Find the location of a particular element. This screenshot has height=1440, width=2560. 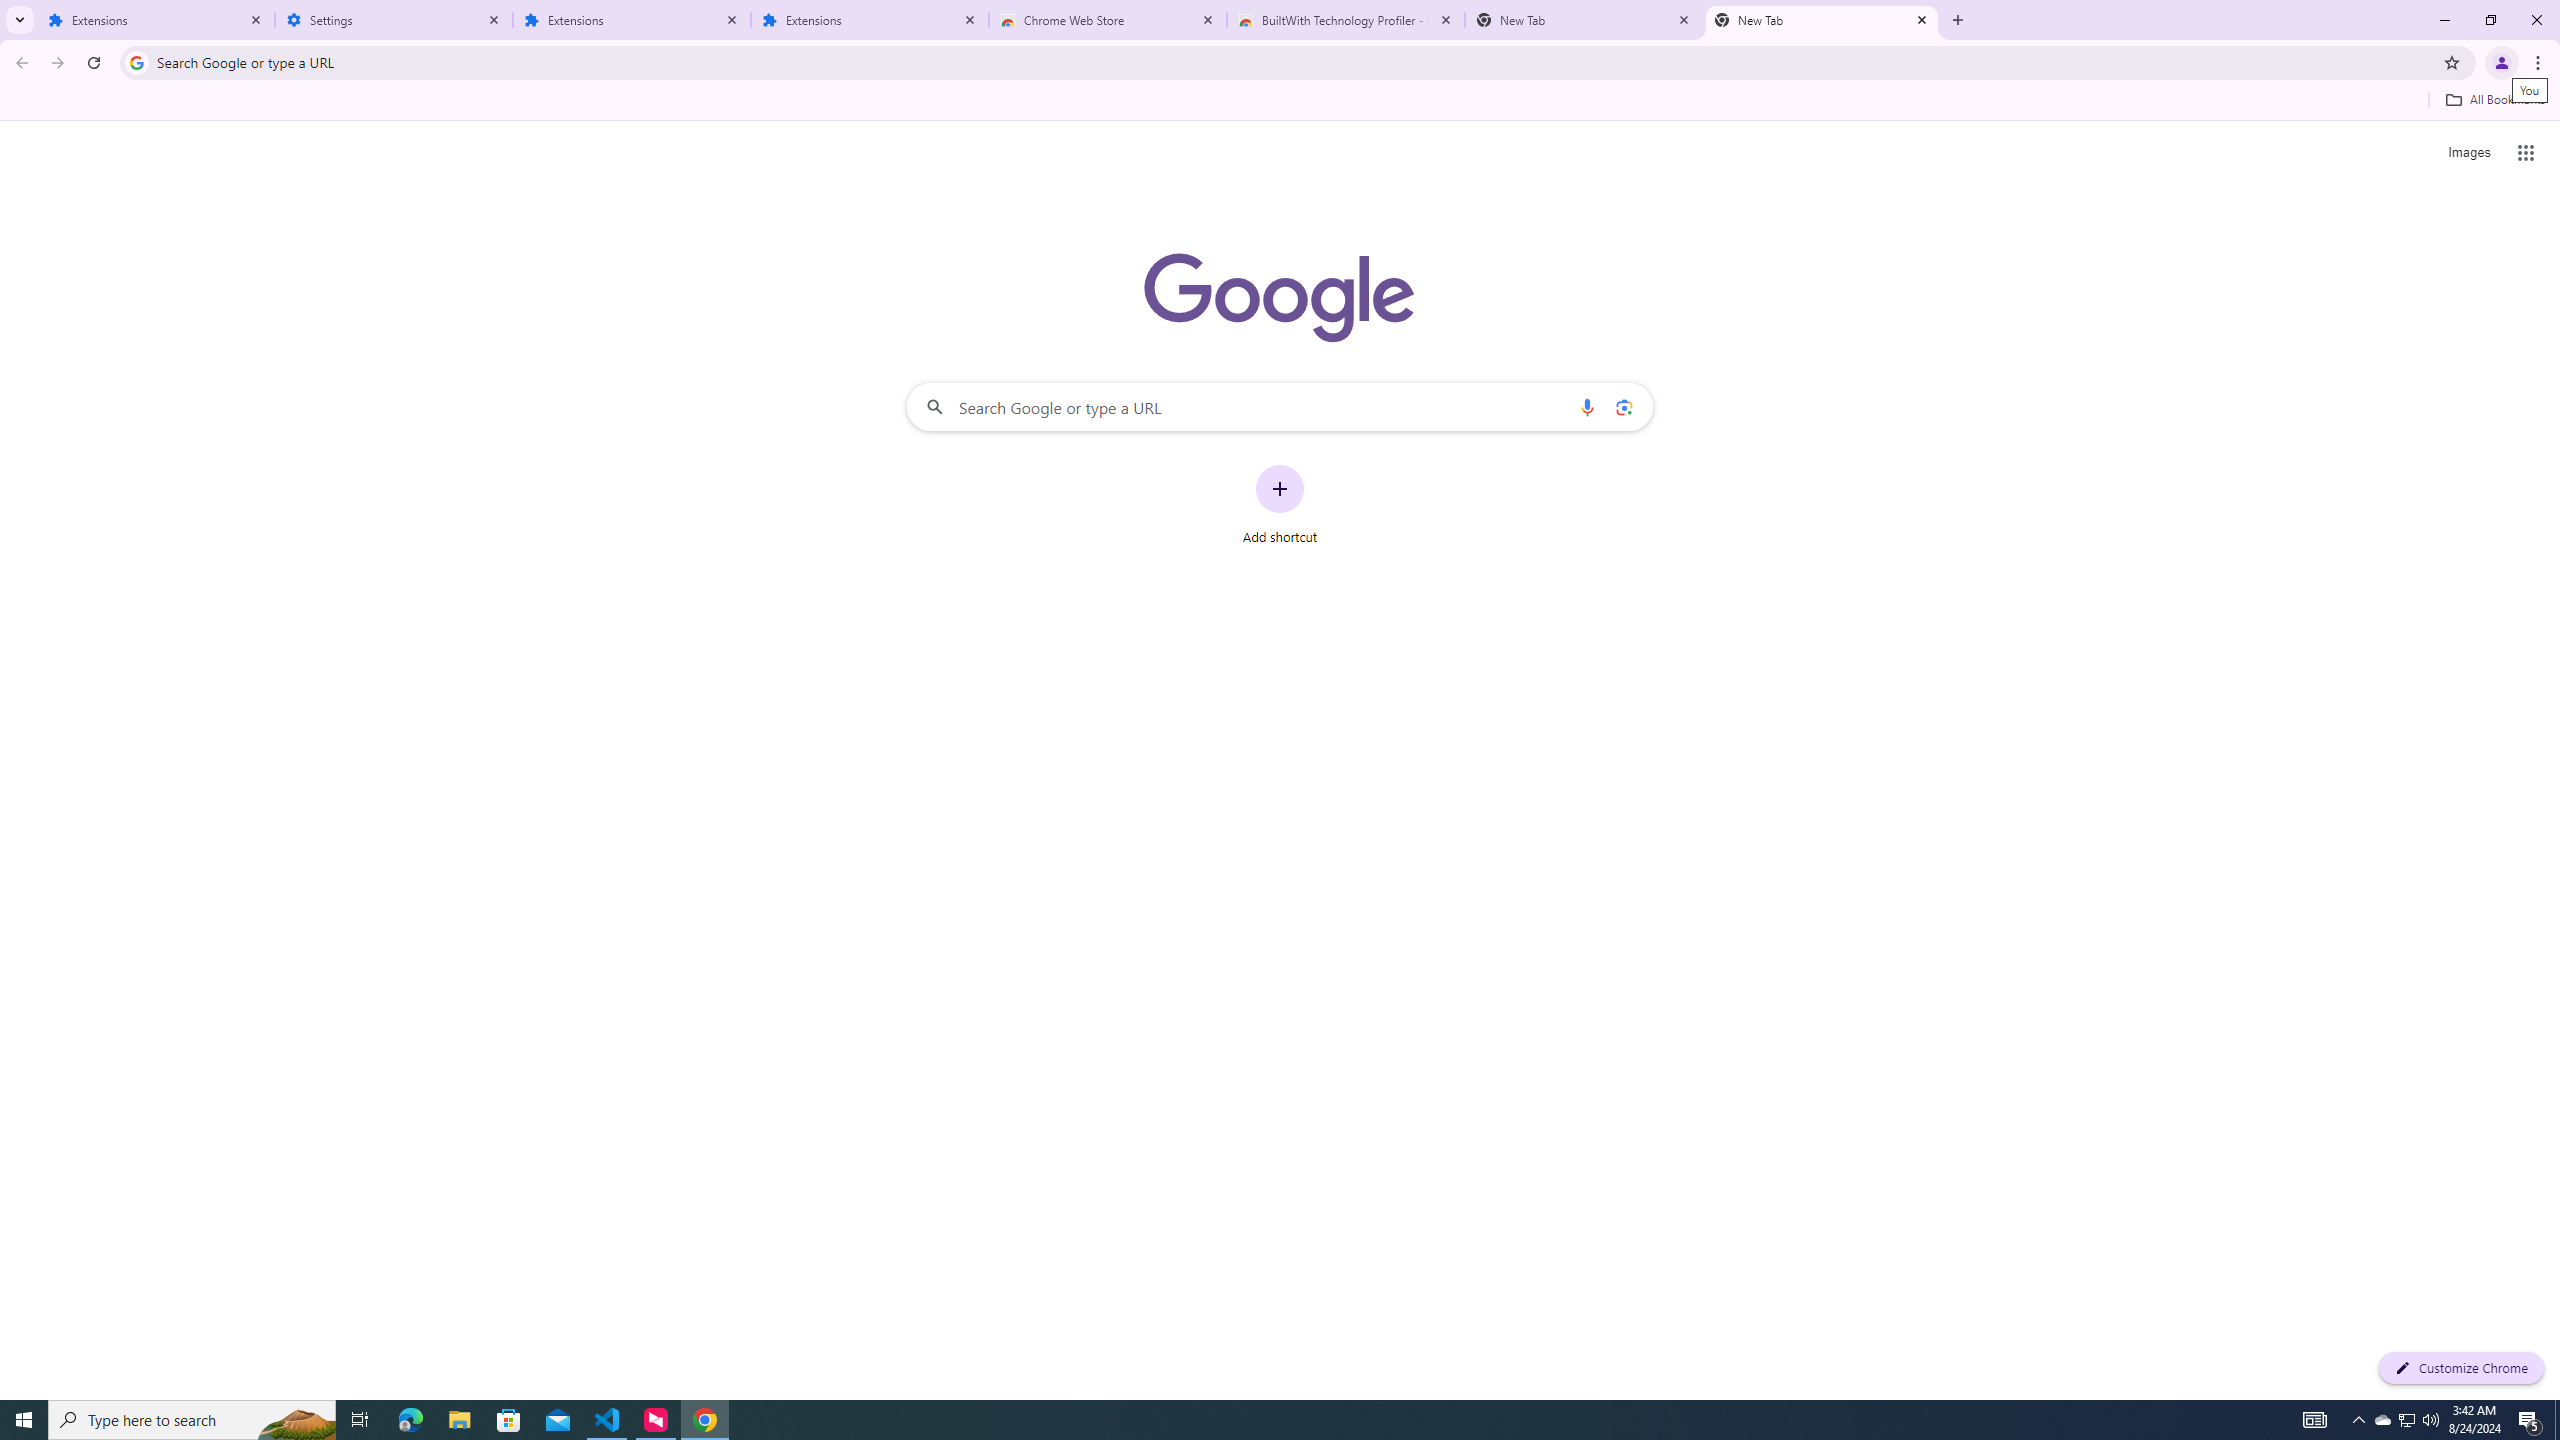

'Google apps' is located at coordinates (2526, 152).